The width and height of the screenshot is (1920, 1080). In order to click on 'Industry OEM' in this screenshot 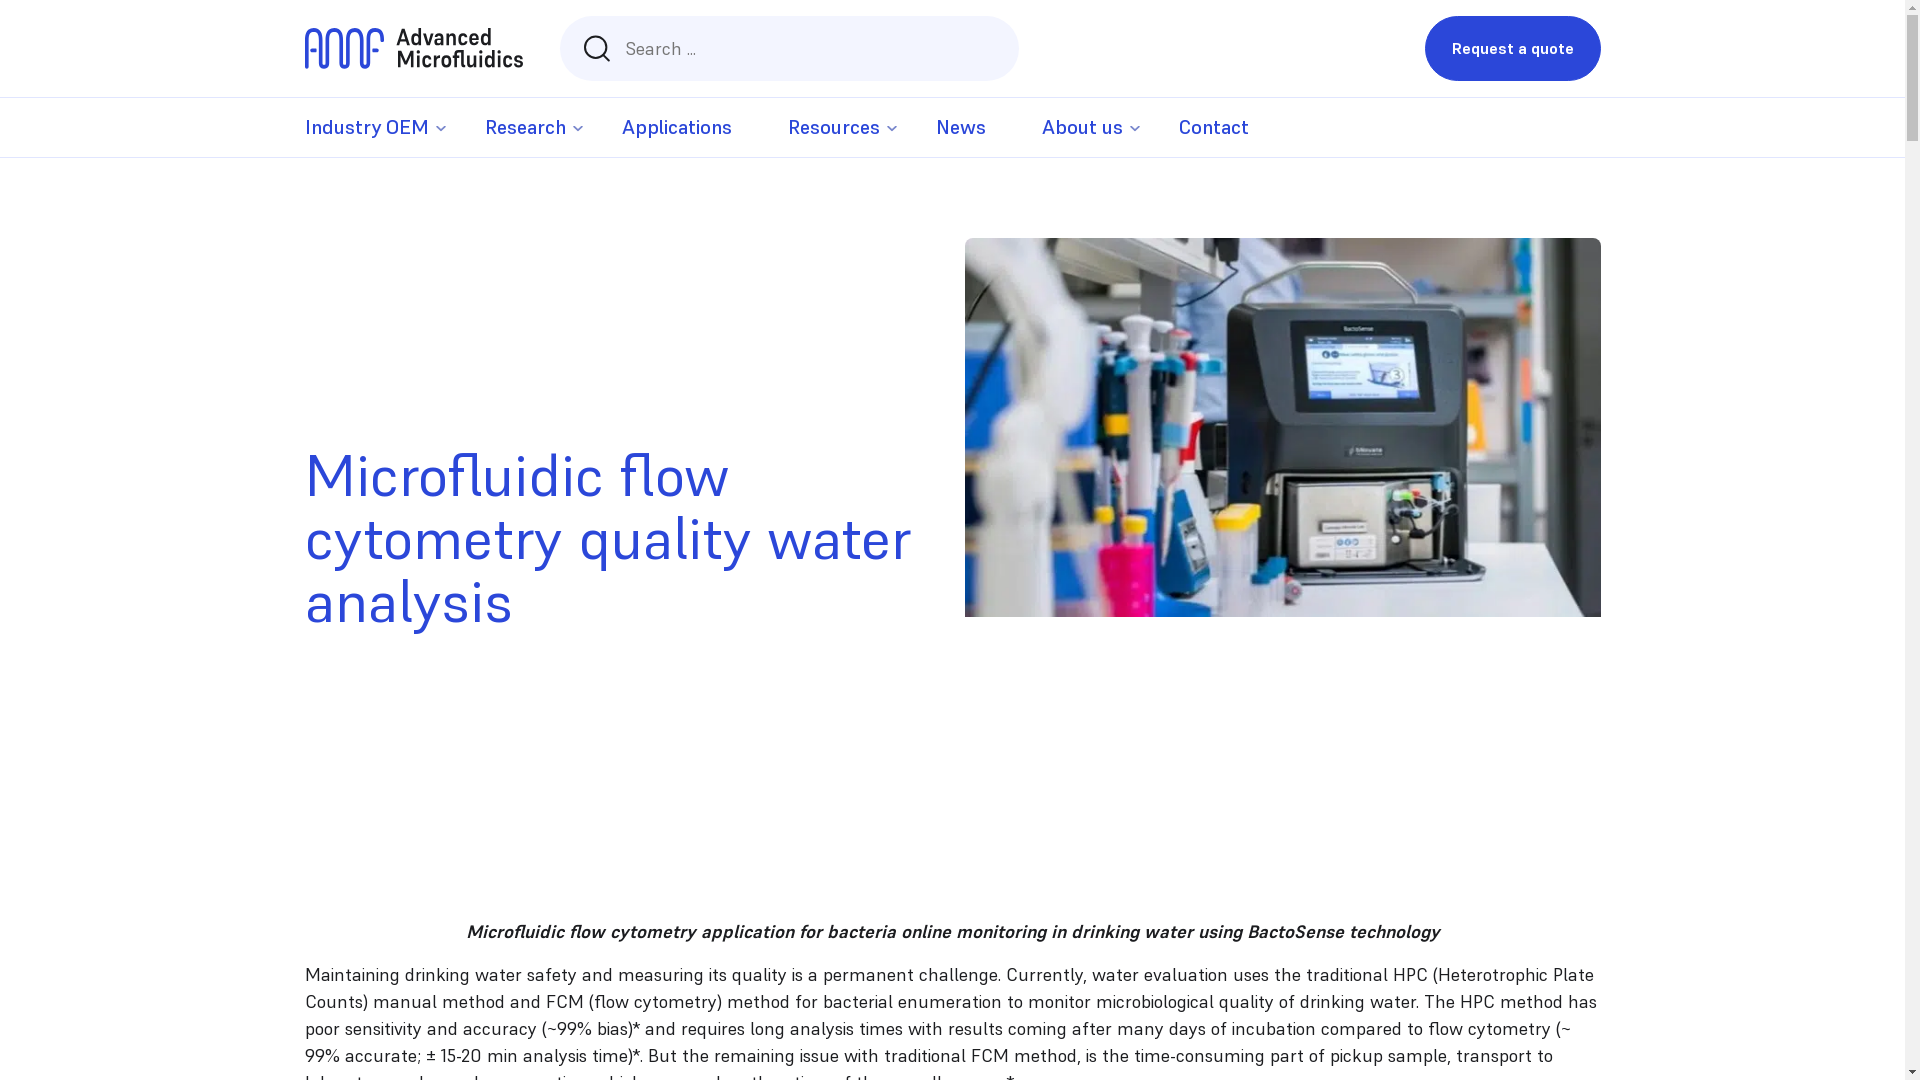, I will do `click(365, 127)`.